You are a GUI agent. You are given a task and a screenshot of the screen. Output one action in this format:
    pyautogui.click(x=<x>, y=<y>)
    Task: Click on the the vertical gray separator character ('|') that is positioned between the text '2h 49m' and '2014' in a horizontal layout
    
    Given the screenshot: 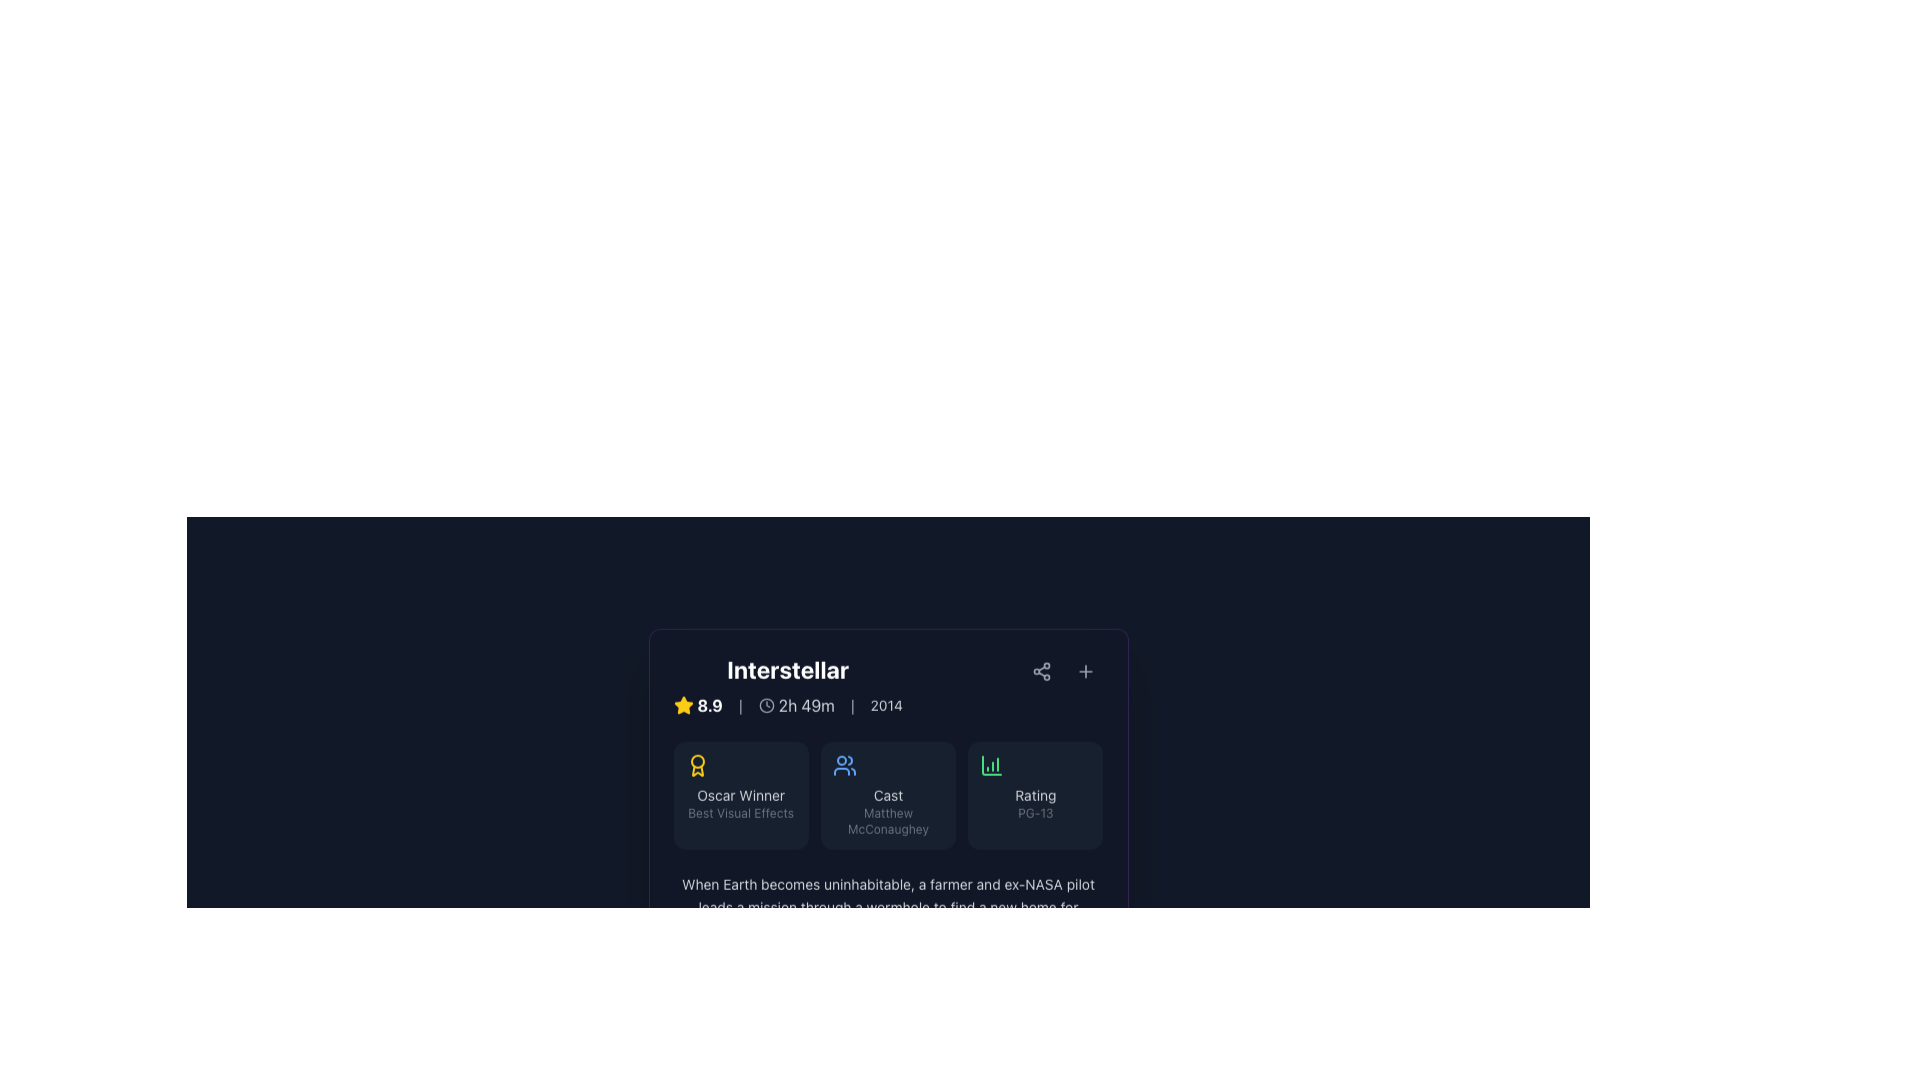 What is the action you would take?
    pyautogui.click(x=852, y=704)
    